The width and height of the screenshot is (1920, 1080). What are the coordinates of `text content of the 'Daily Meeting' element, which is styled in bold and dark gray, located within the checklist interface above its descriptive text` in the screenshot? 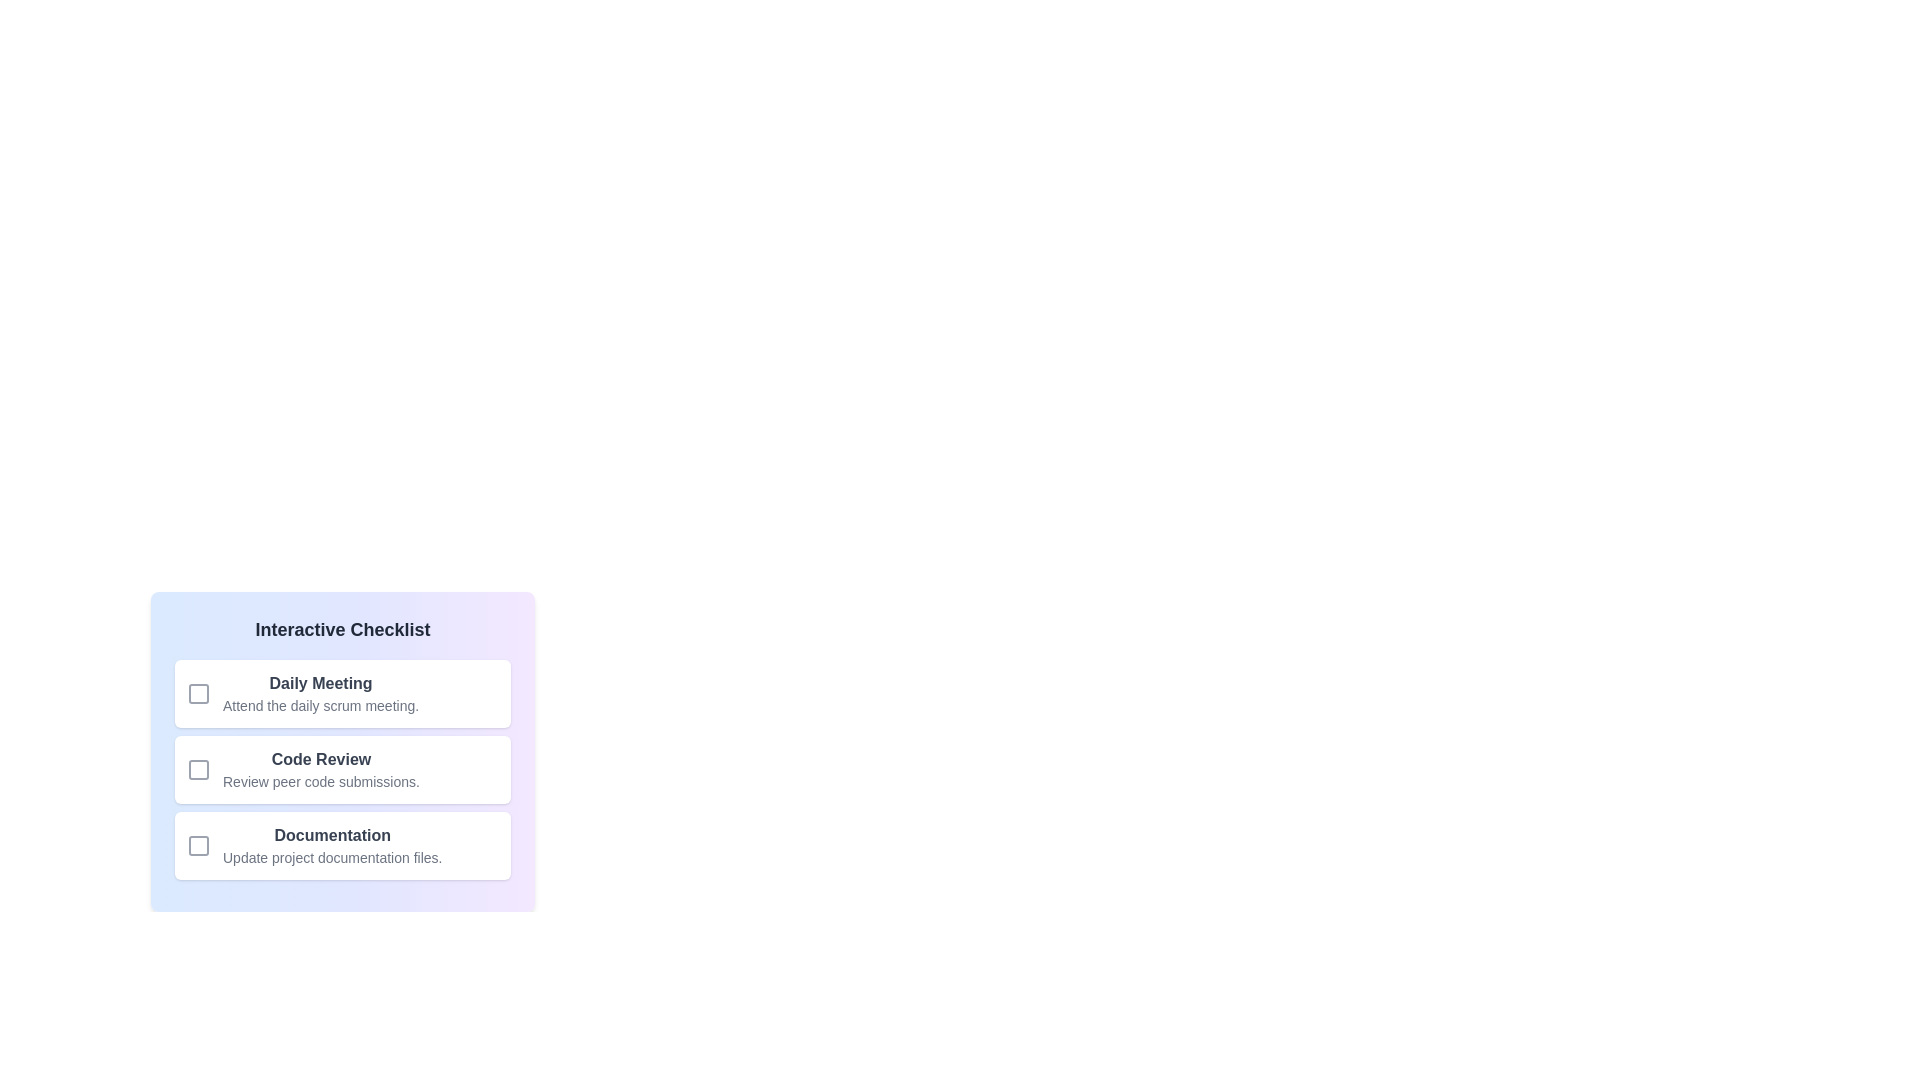 It's located at (321, 682).